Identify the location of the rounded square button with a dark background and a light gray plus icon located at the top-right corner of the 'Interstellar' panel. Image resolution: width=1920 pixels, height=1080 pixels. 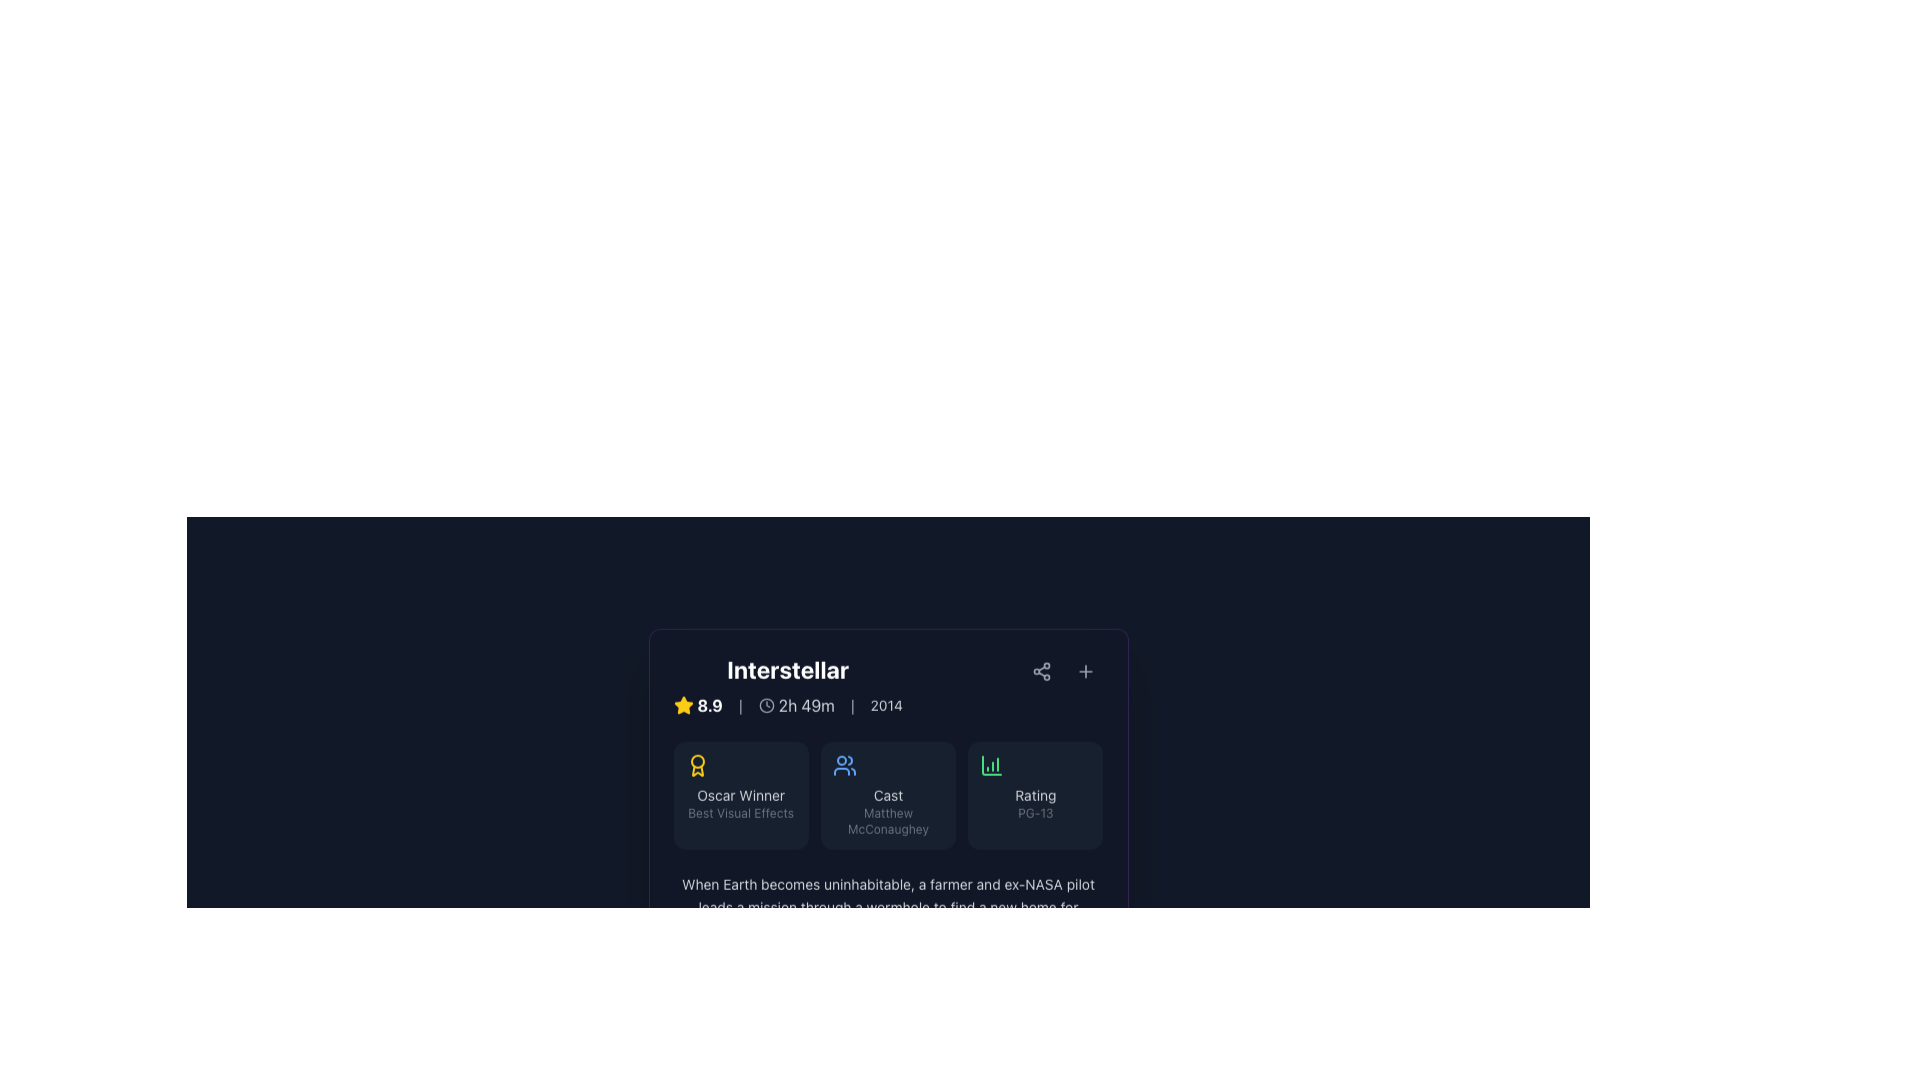
(1084, 671).